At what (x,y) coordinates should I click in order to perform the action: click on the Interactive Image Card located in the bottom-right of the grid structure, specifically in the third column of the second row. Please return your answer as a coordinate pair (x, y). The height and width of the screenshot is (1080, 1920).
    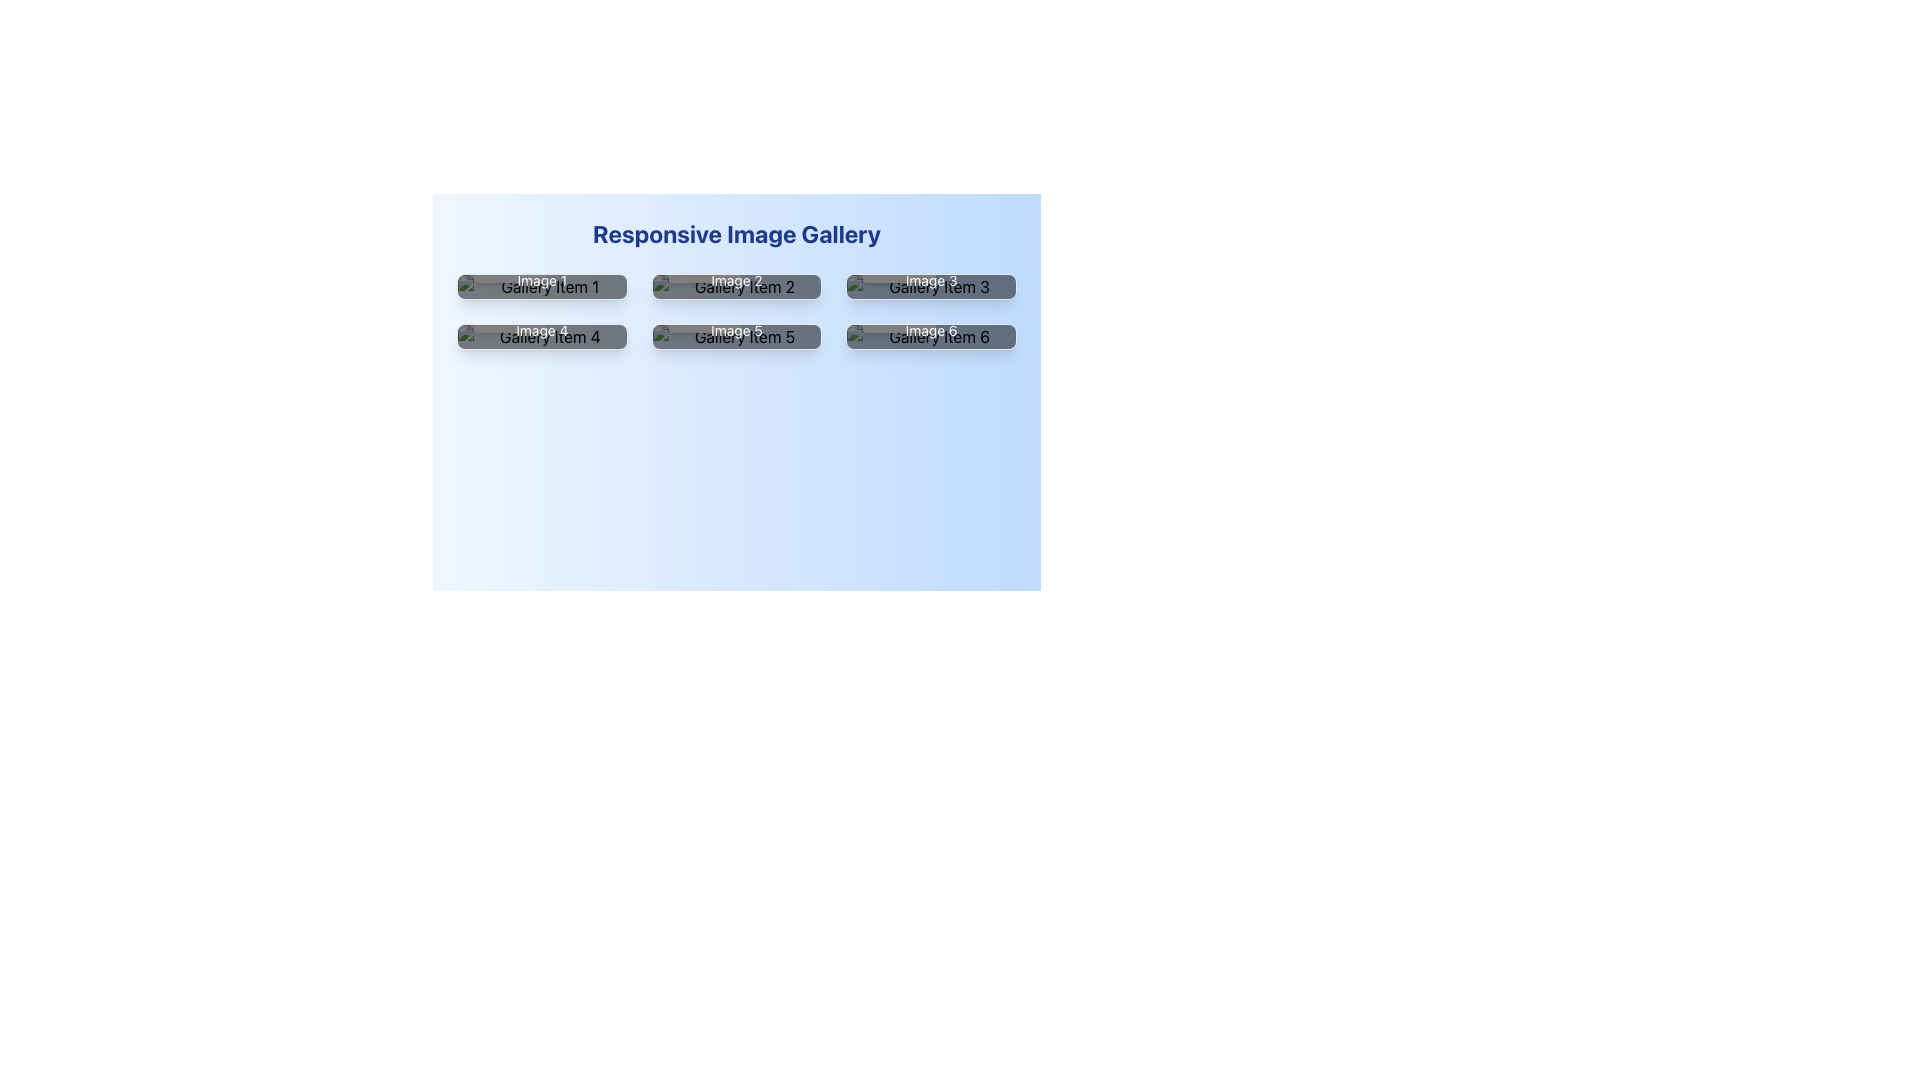
    Looking at the image, I should click on (930, 335).